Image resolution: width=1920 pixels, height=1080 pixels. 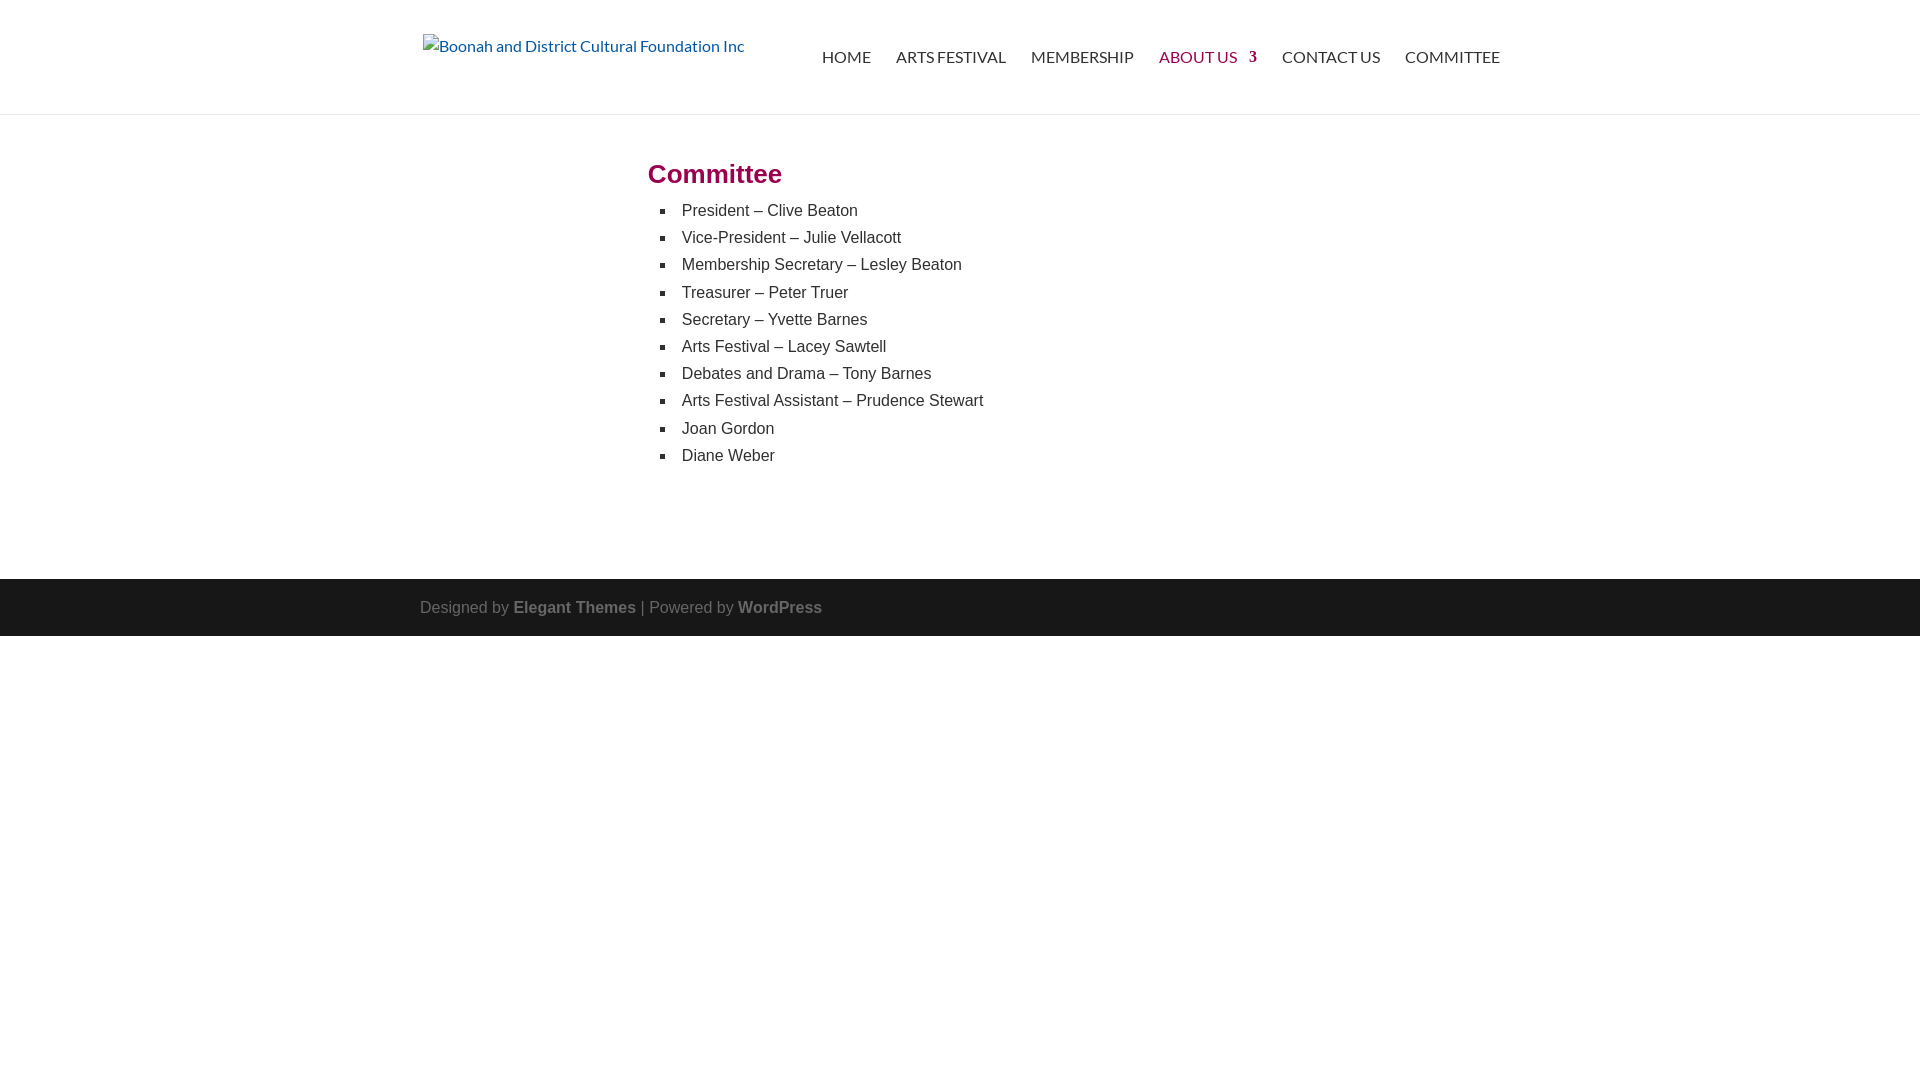 I want to click on 'ABOUT US', so click(x=1207, y=80).